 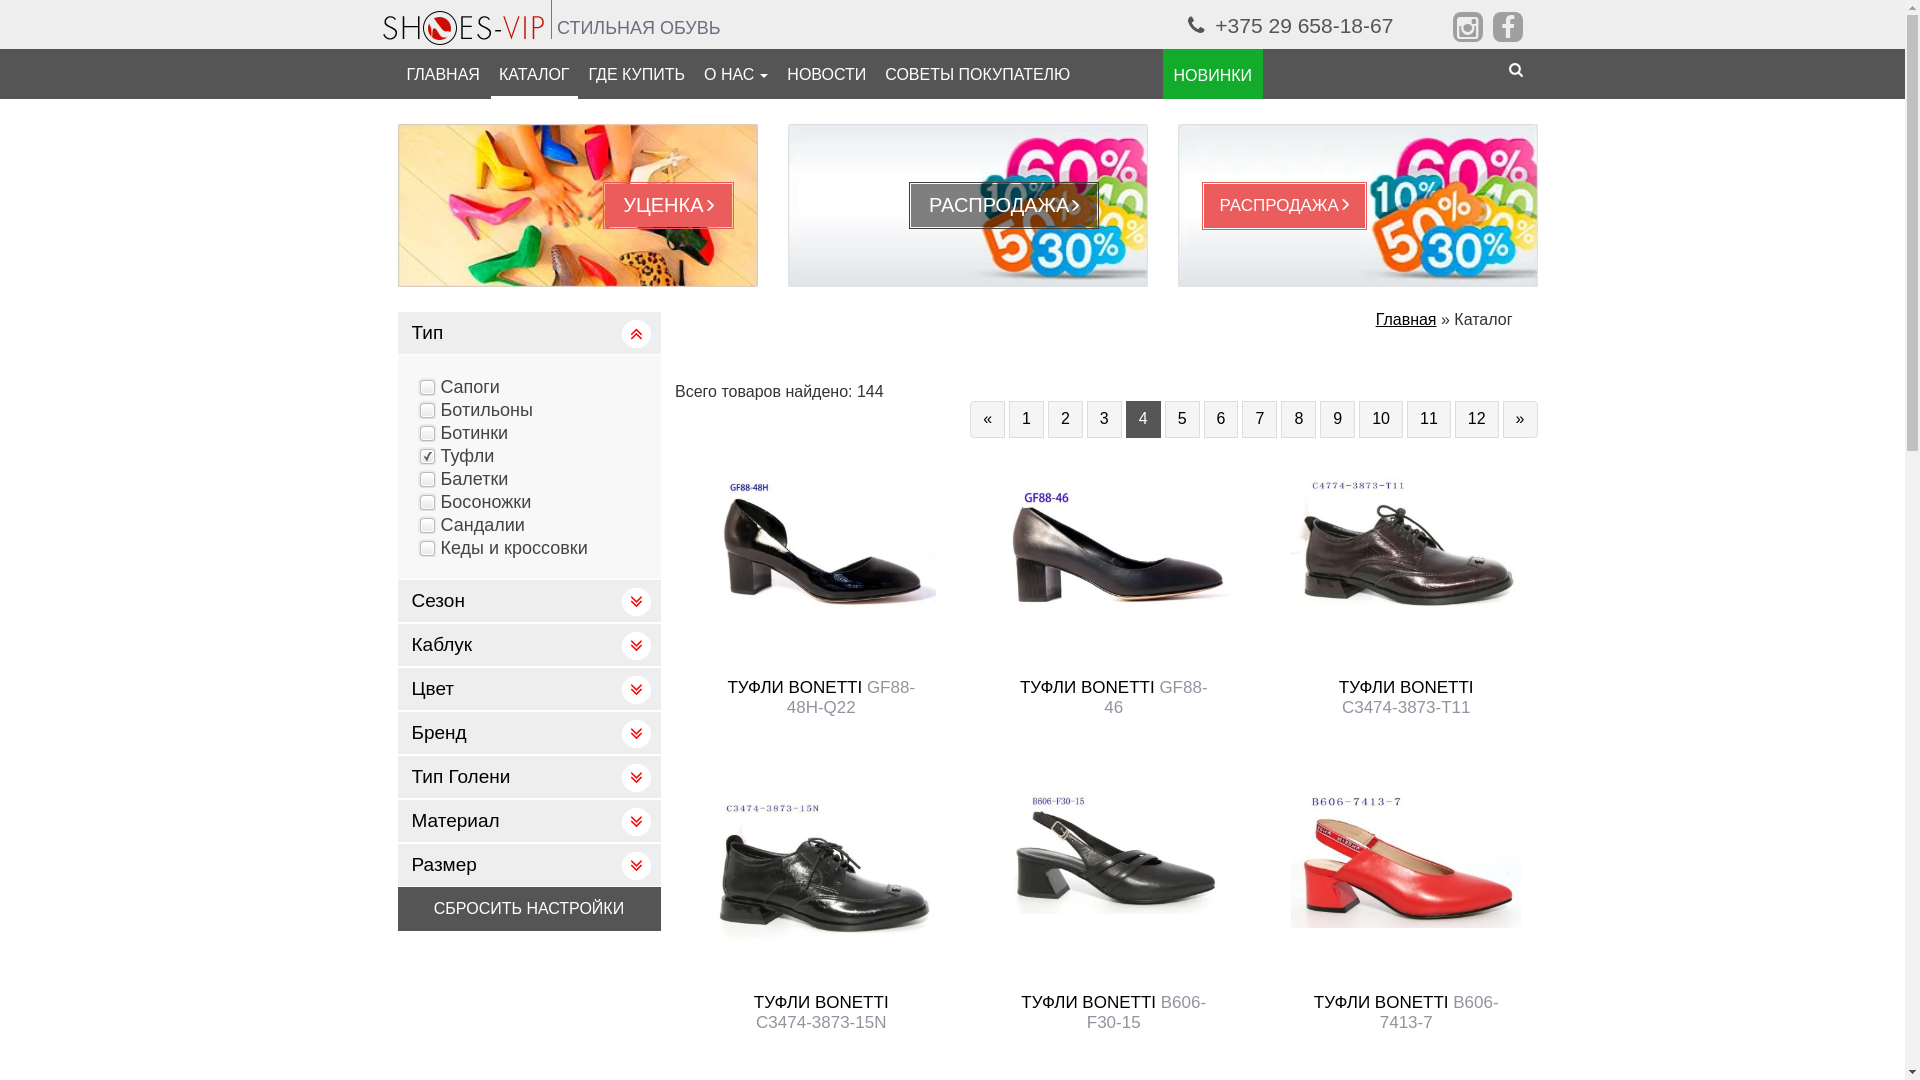 What do you see at coordinates (1428, 418) in the screenshot?
I see `'11'` at bounding box center [1428, 418].